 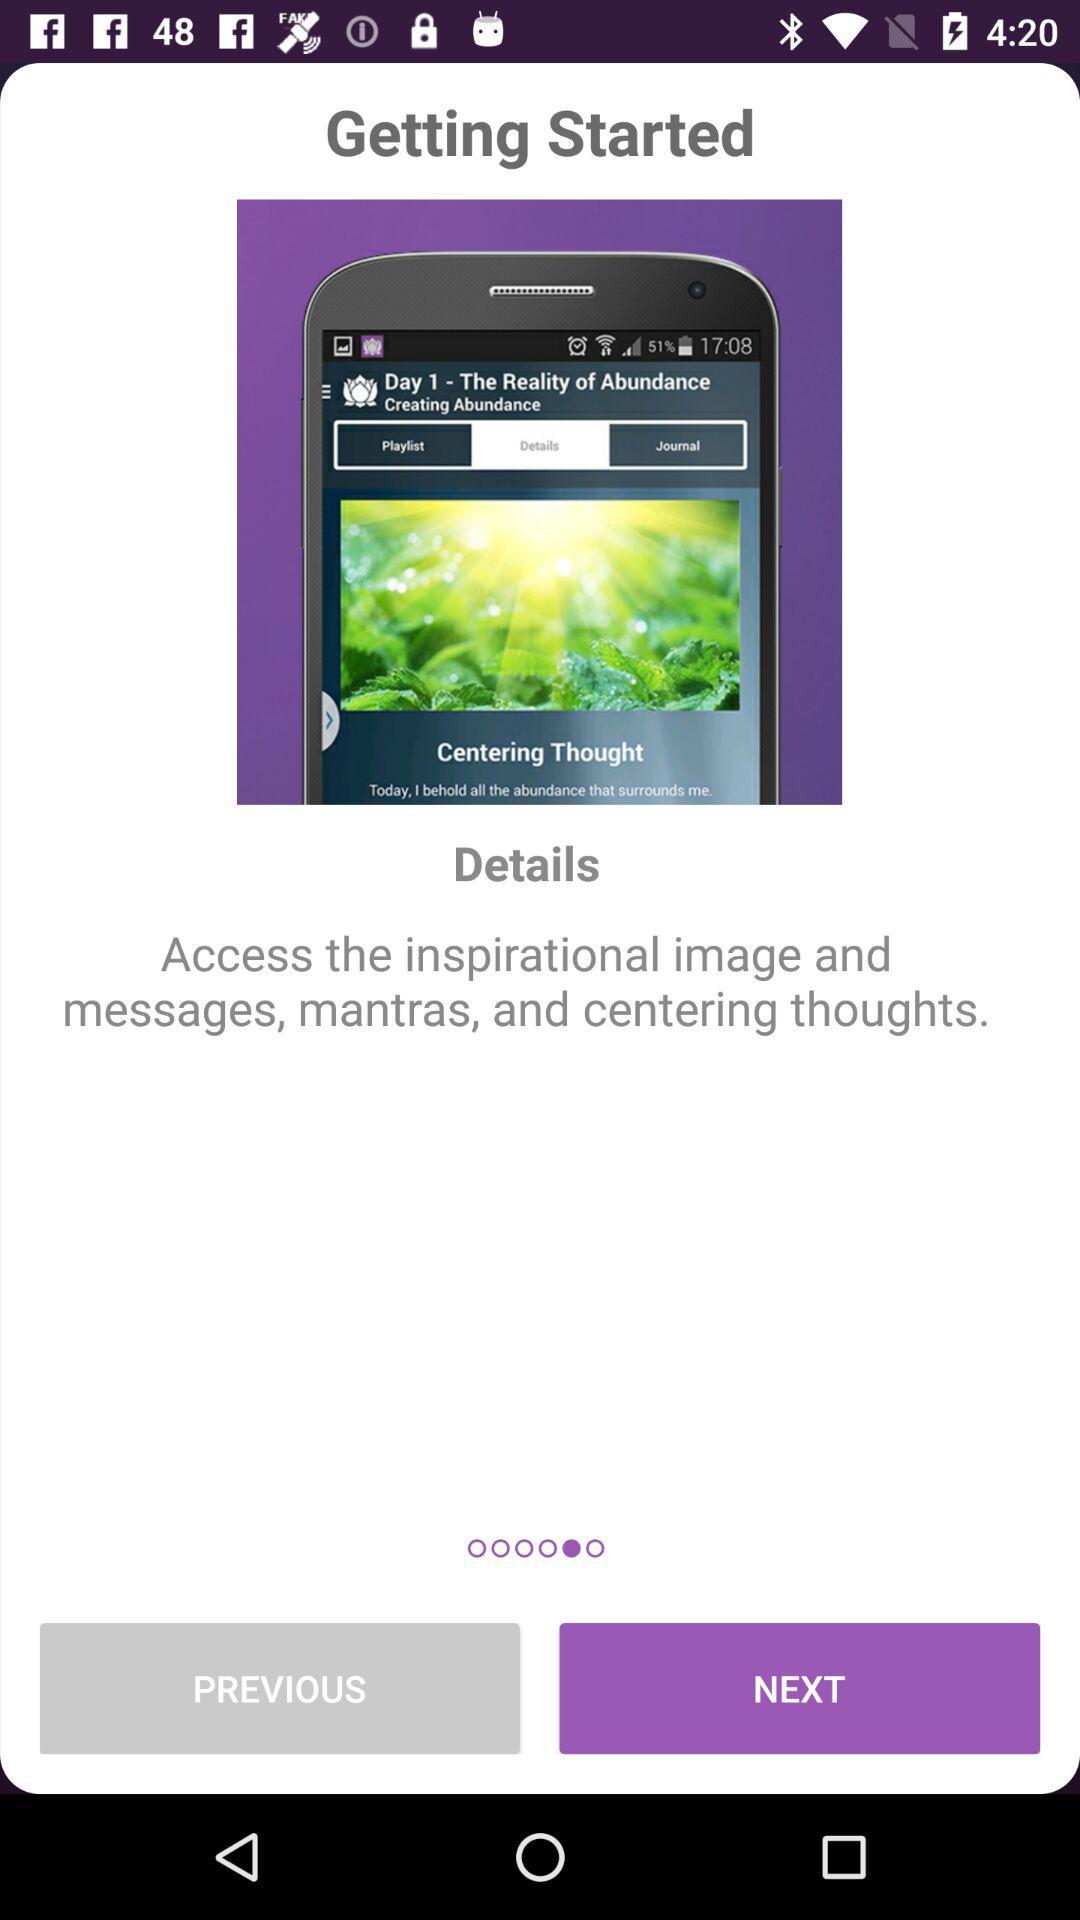 I want to click on item to the right of previous icon, so click(x=798, y=1687).